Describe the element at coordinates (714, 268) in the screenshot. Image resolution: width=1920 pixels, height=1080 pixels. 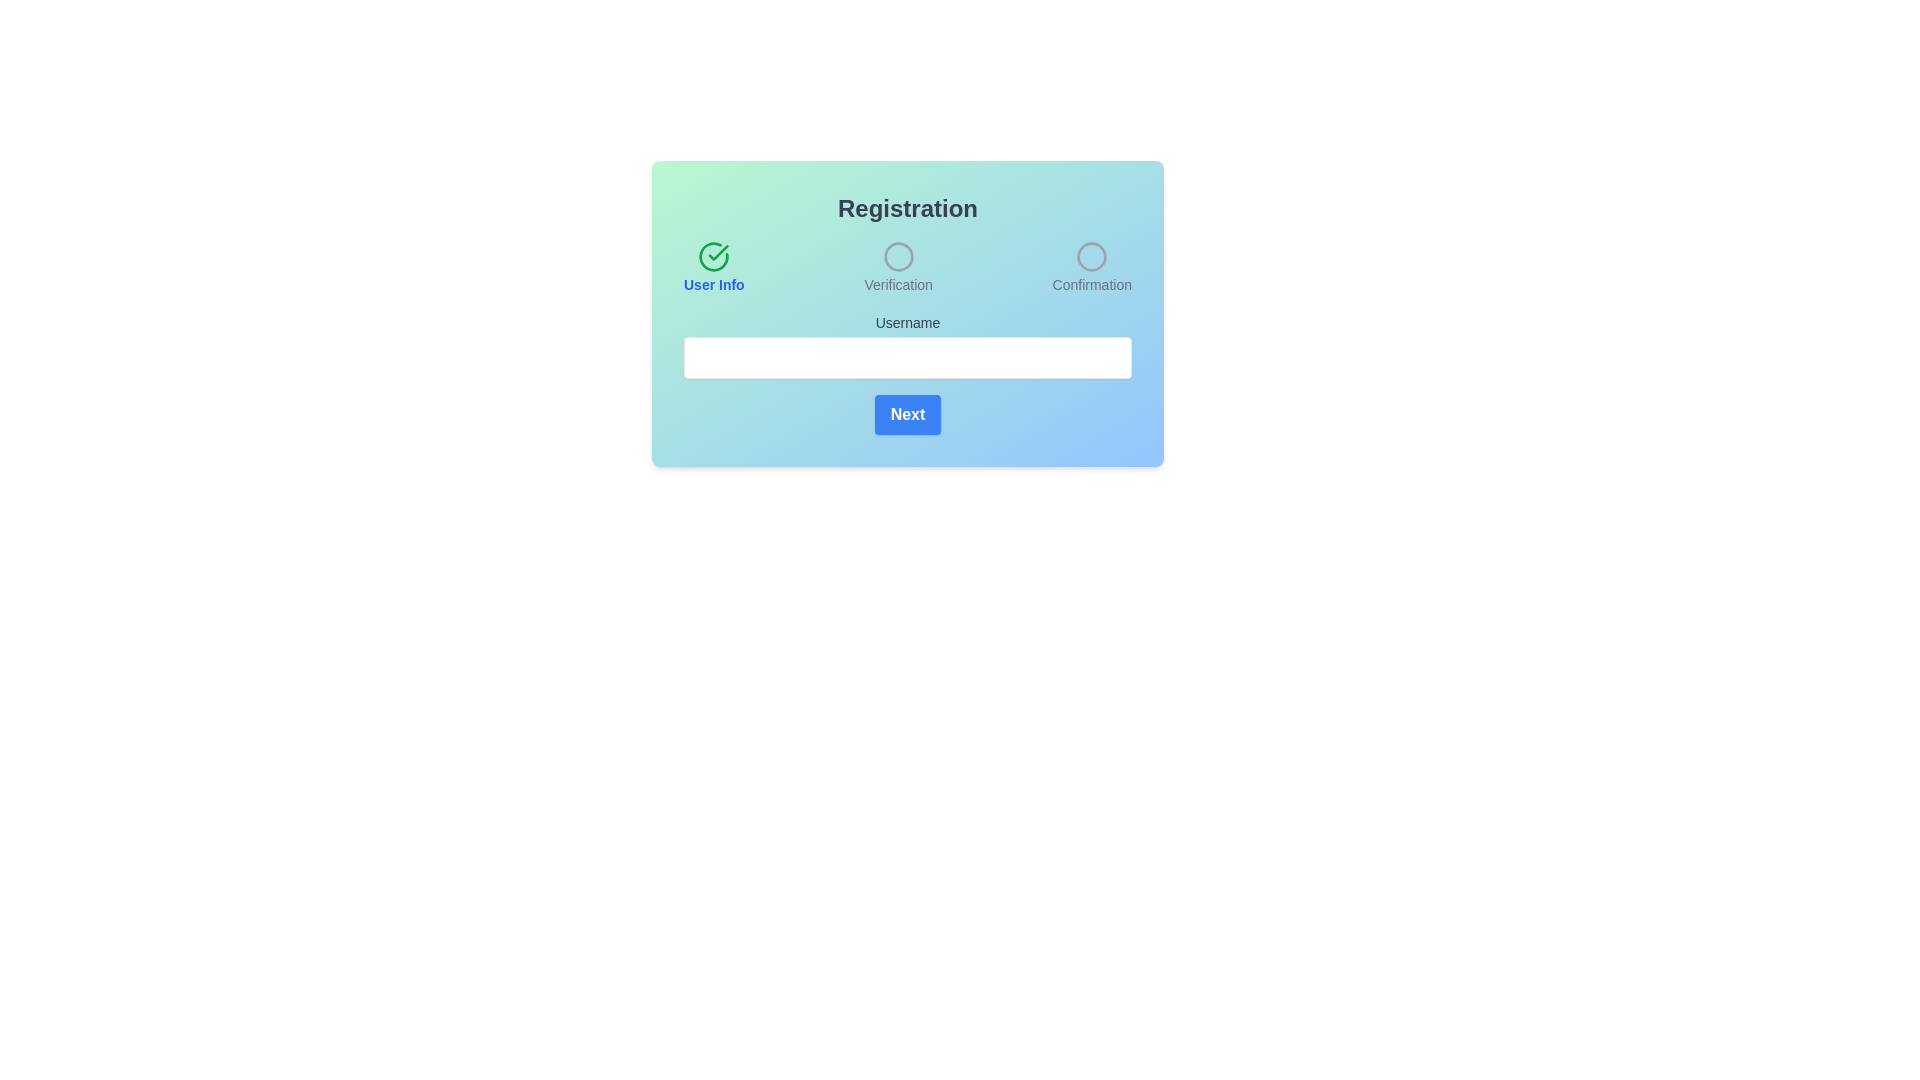
I see `the 'User Info' status indicator, which is the first element on the left in the progress bar layout indicating the current step in the registration process` at that location.